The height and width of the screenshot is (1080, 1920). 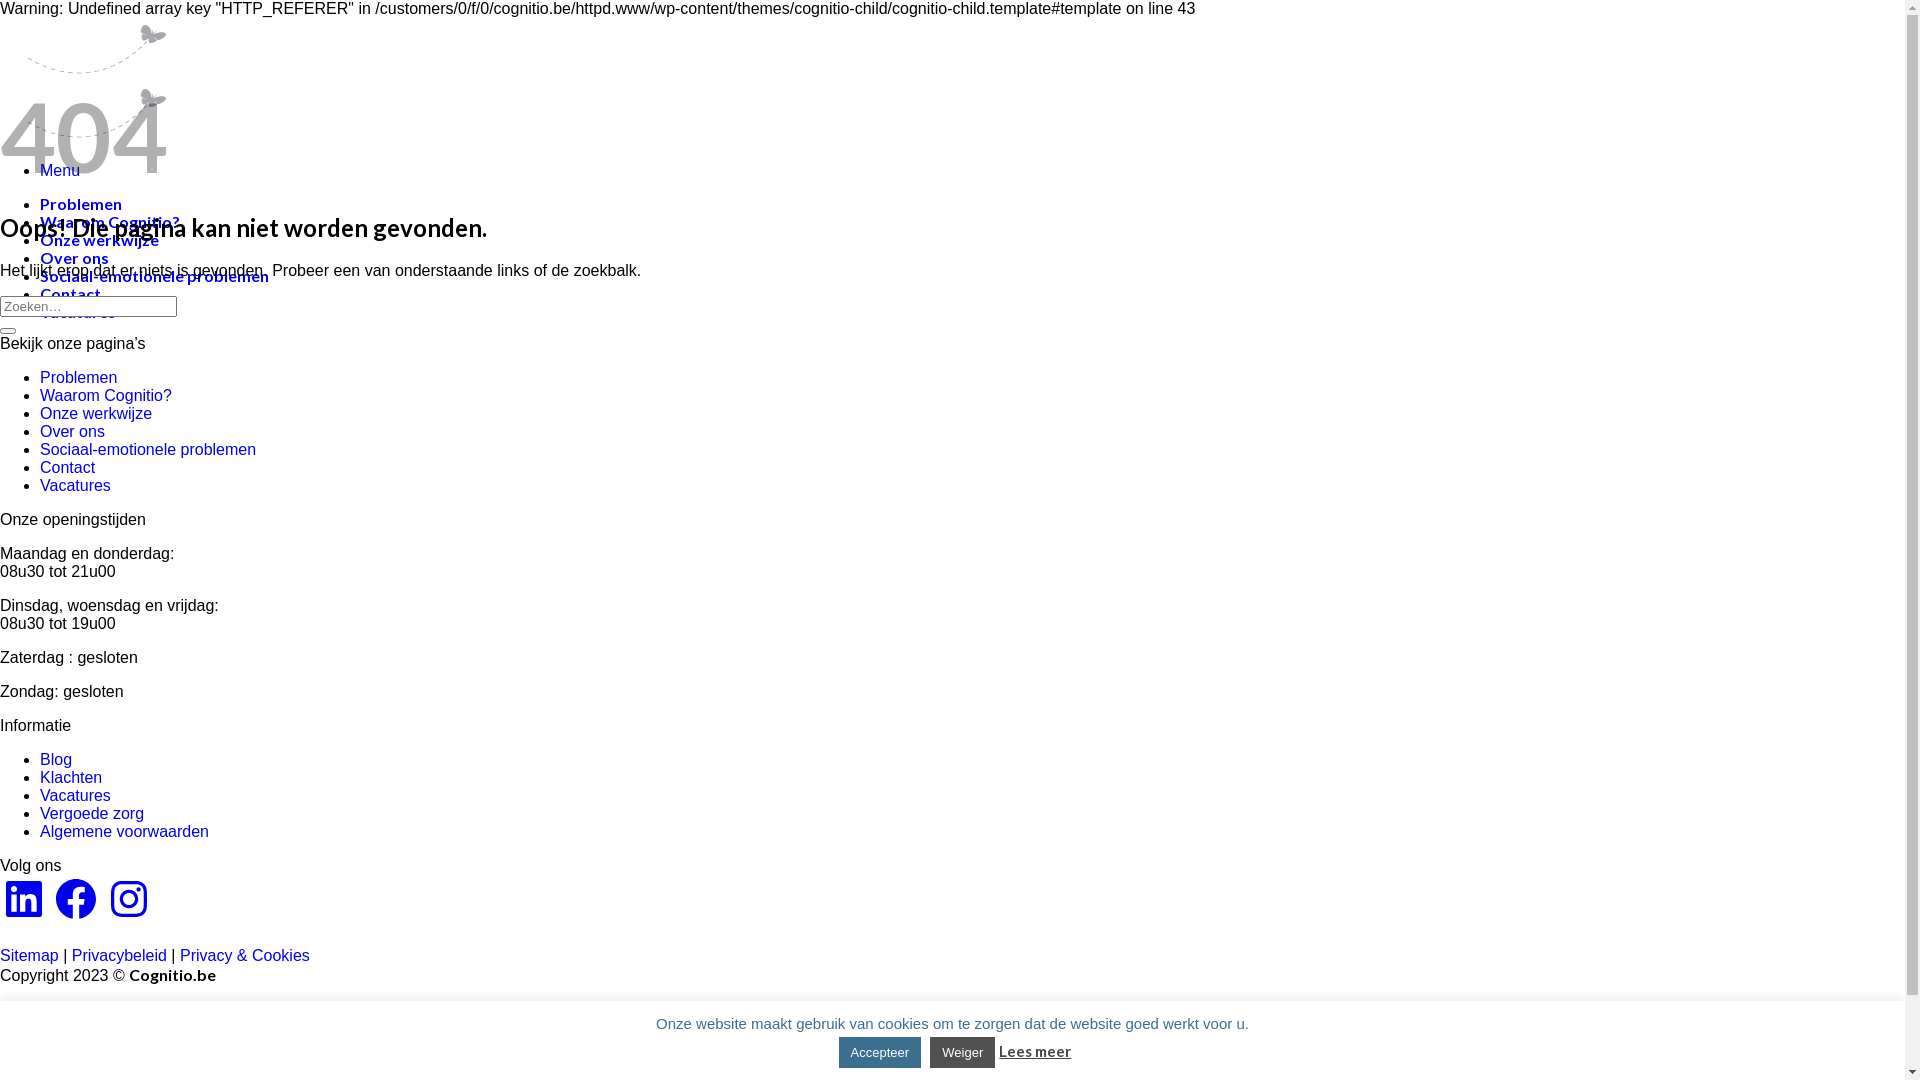 I want to click on 'Onze werkwijze', so click(x=98, y=238).